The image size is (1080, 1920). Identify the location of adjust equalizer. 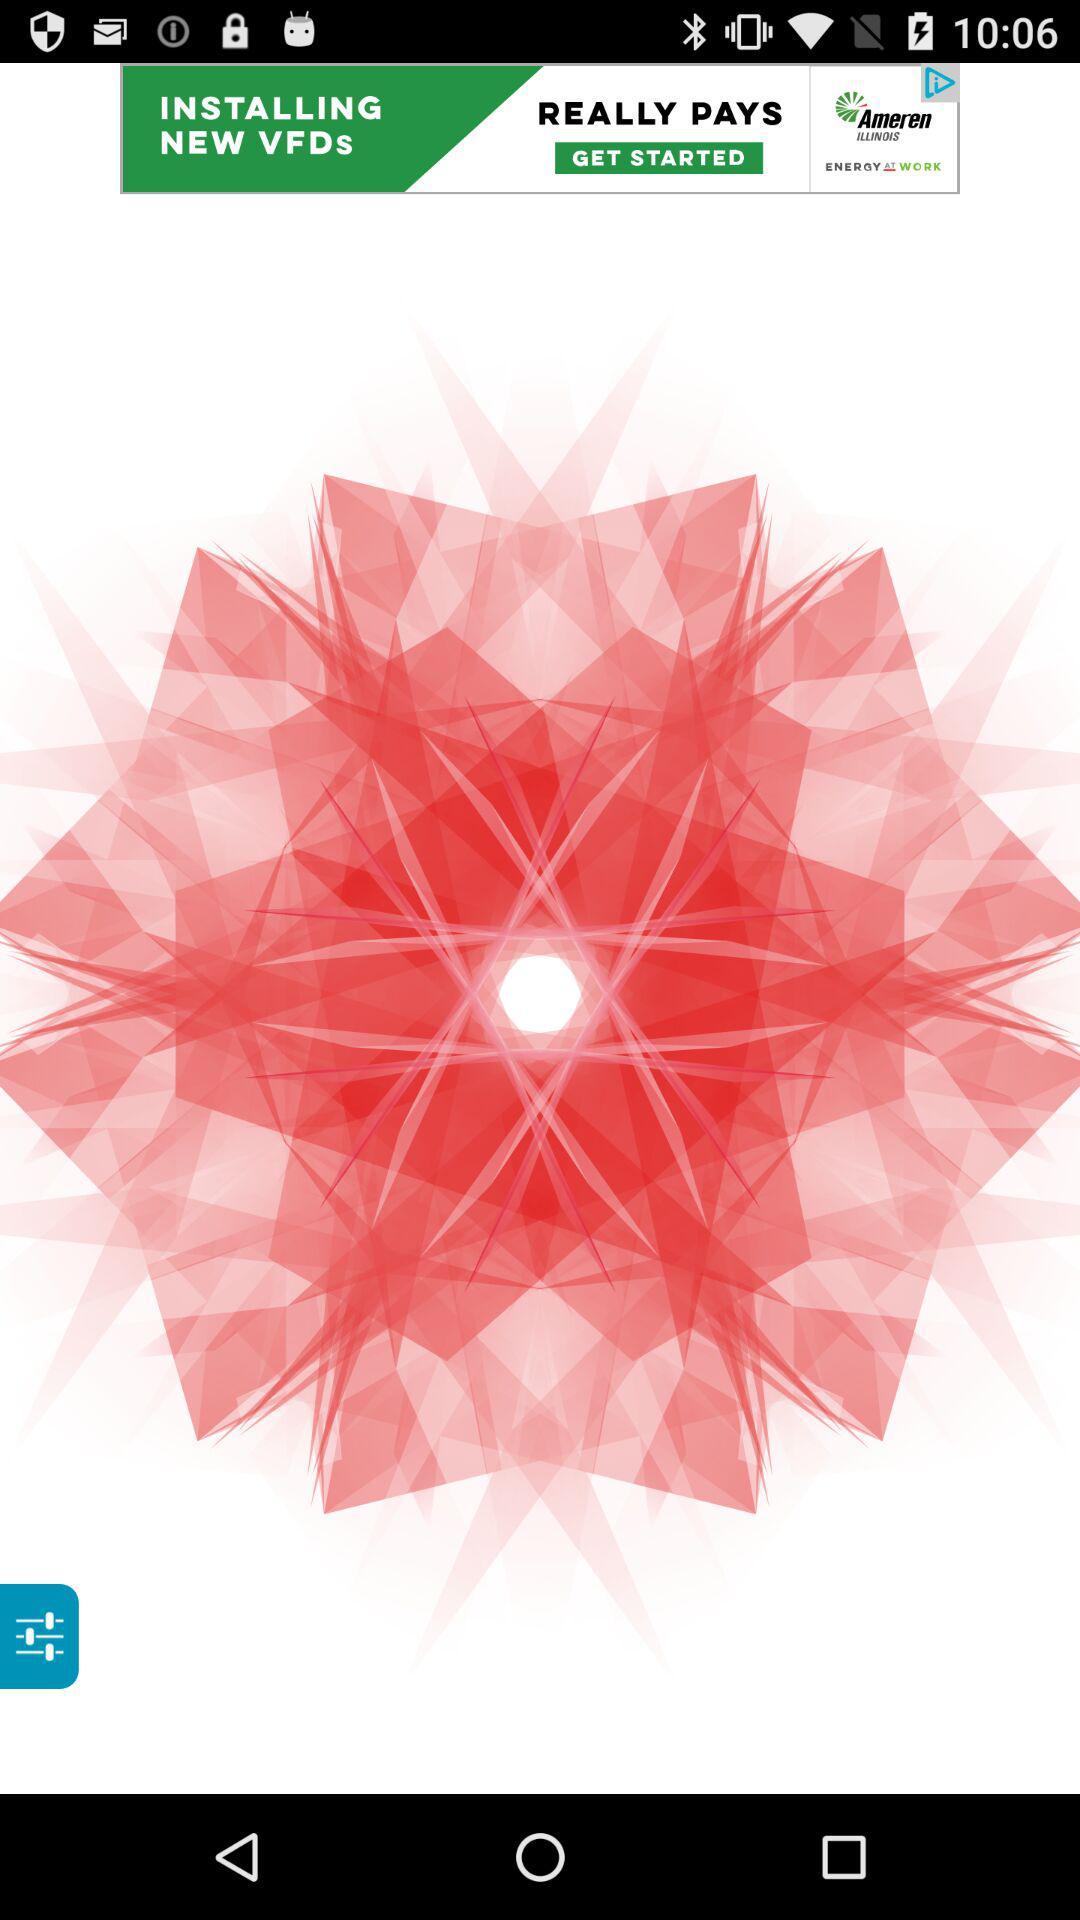
(39, 1636).